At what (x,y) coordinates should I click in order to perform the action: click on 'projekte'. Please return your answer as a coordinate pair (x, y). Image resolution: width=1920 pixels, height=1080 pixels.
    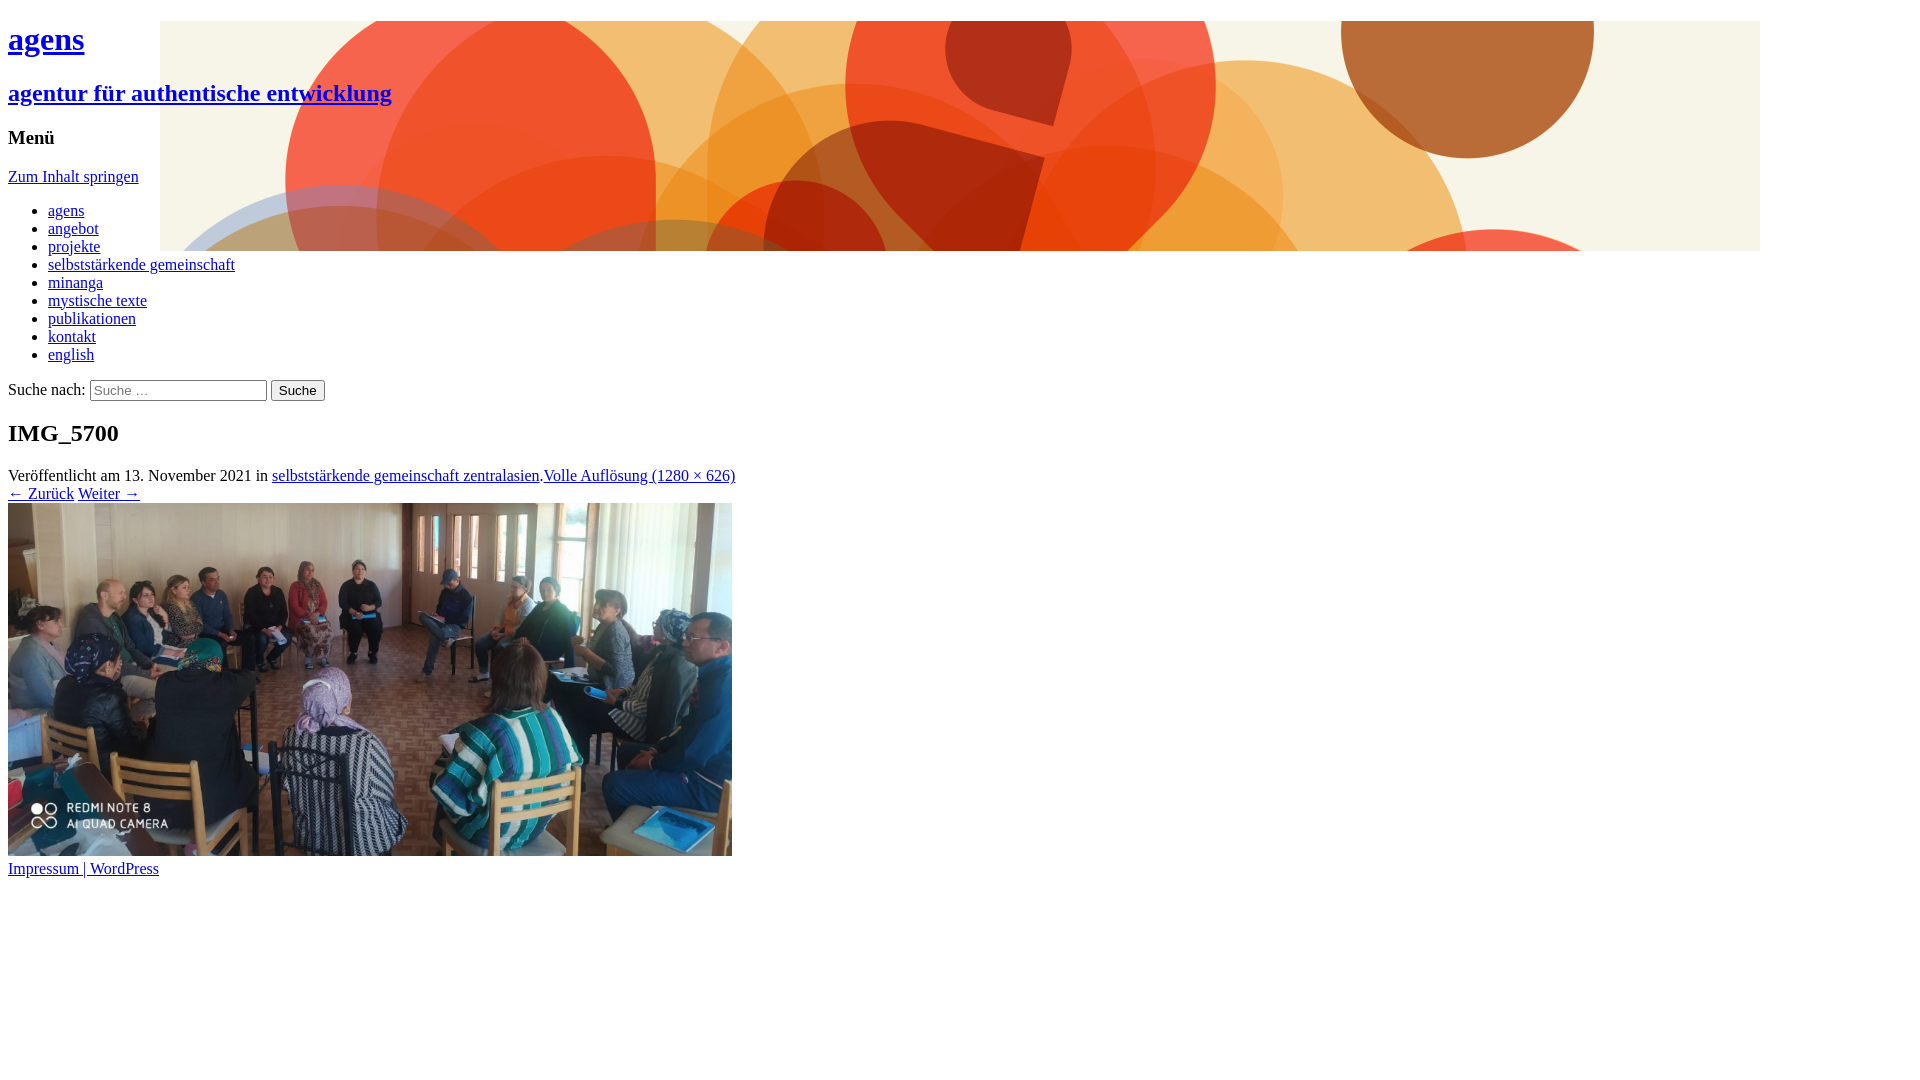
    Looking at the image, I should click on (73, 245).